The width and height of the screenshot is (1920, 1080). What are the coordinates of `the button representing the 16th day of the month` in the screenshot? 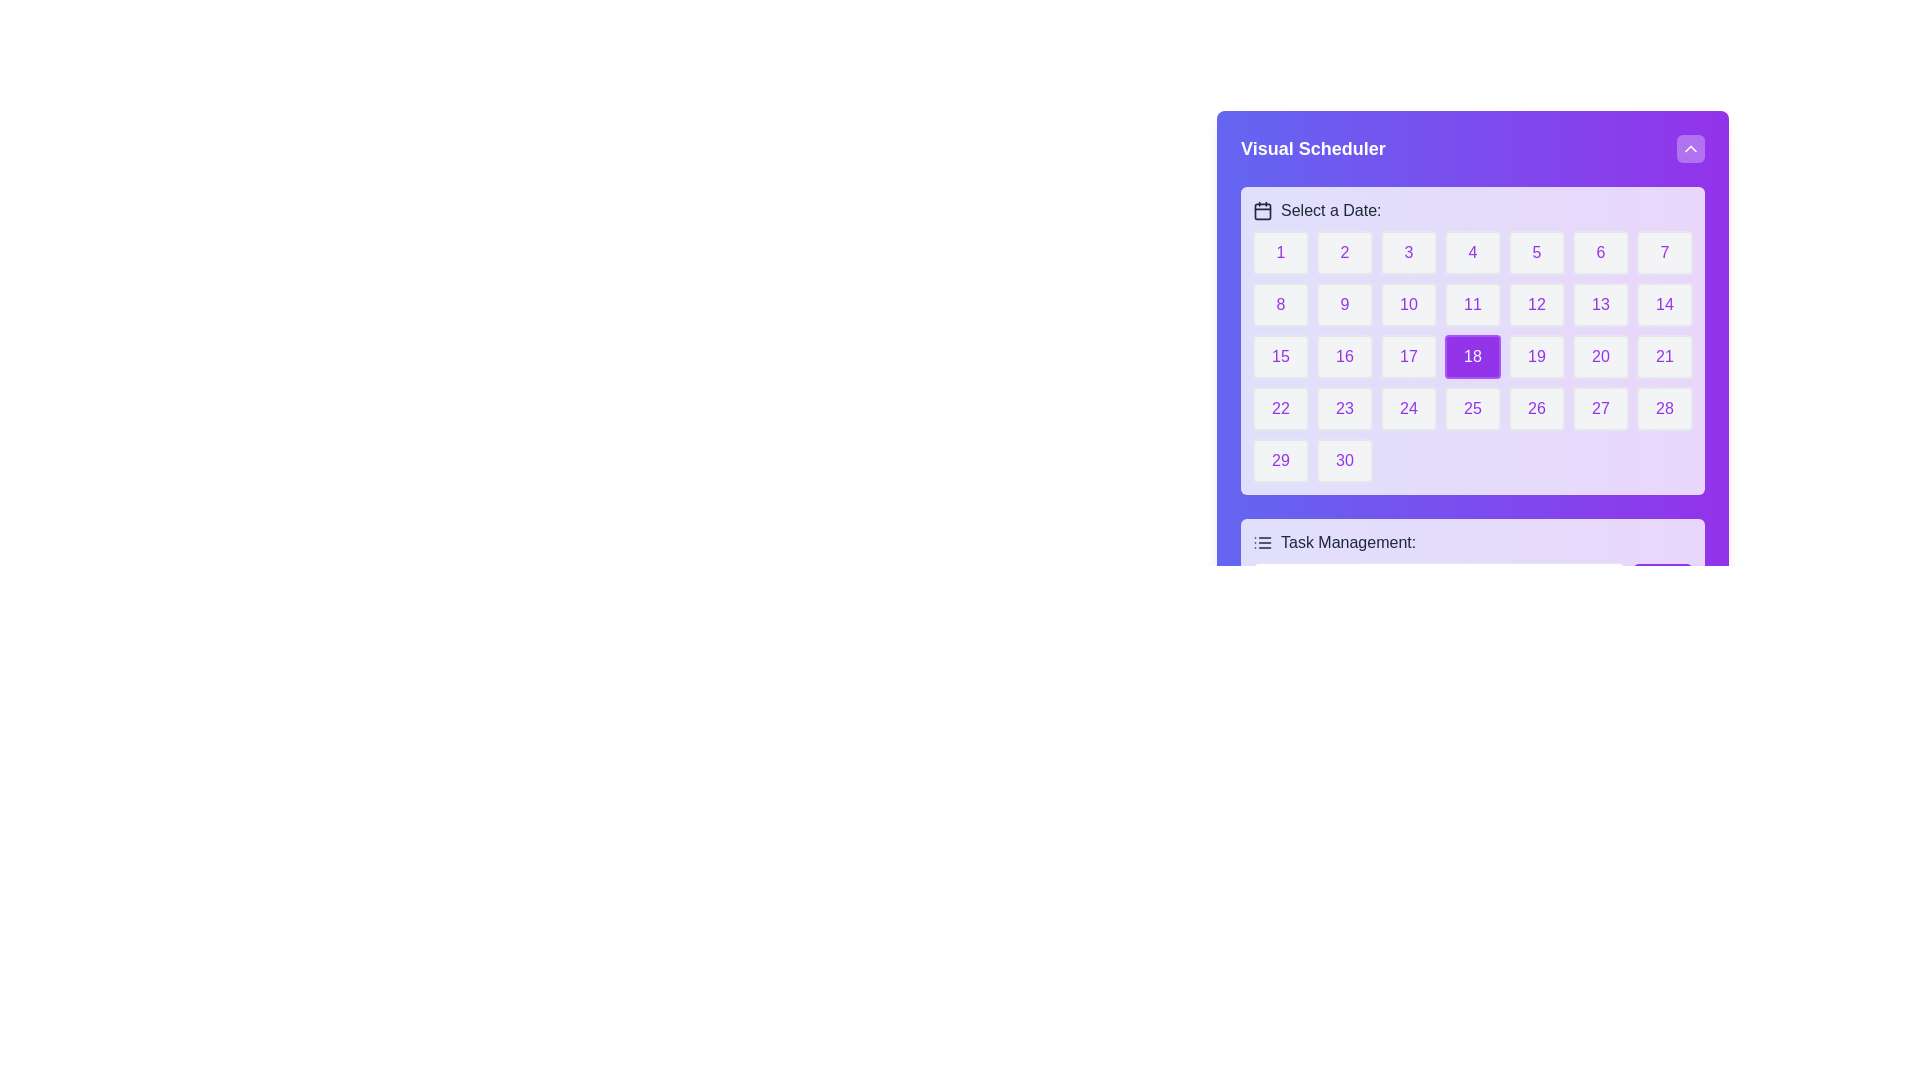 It's located at (1344, 356).